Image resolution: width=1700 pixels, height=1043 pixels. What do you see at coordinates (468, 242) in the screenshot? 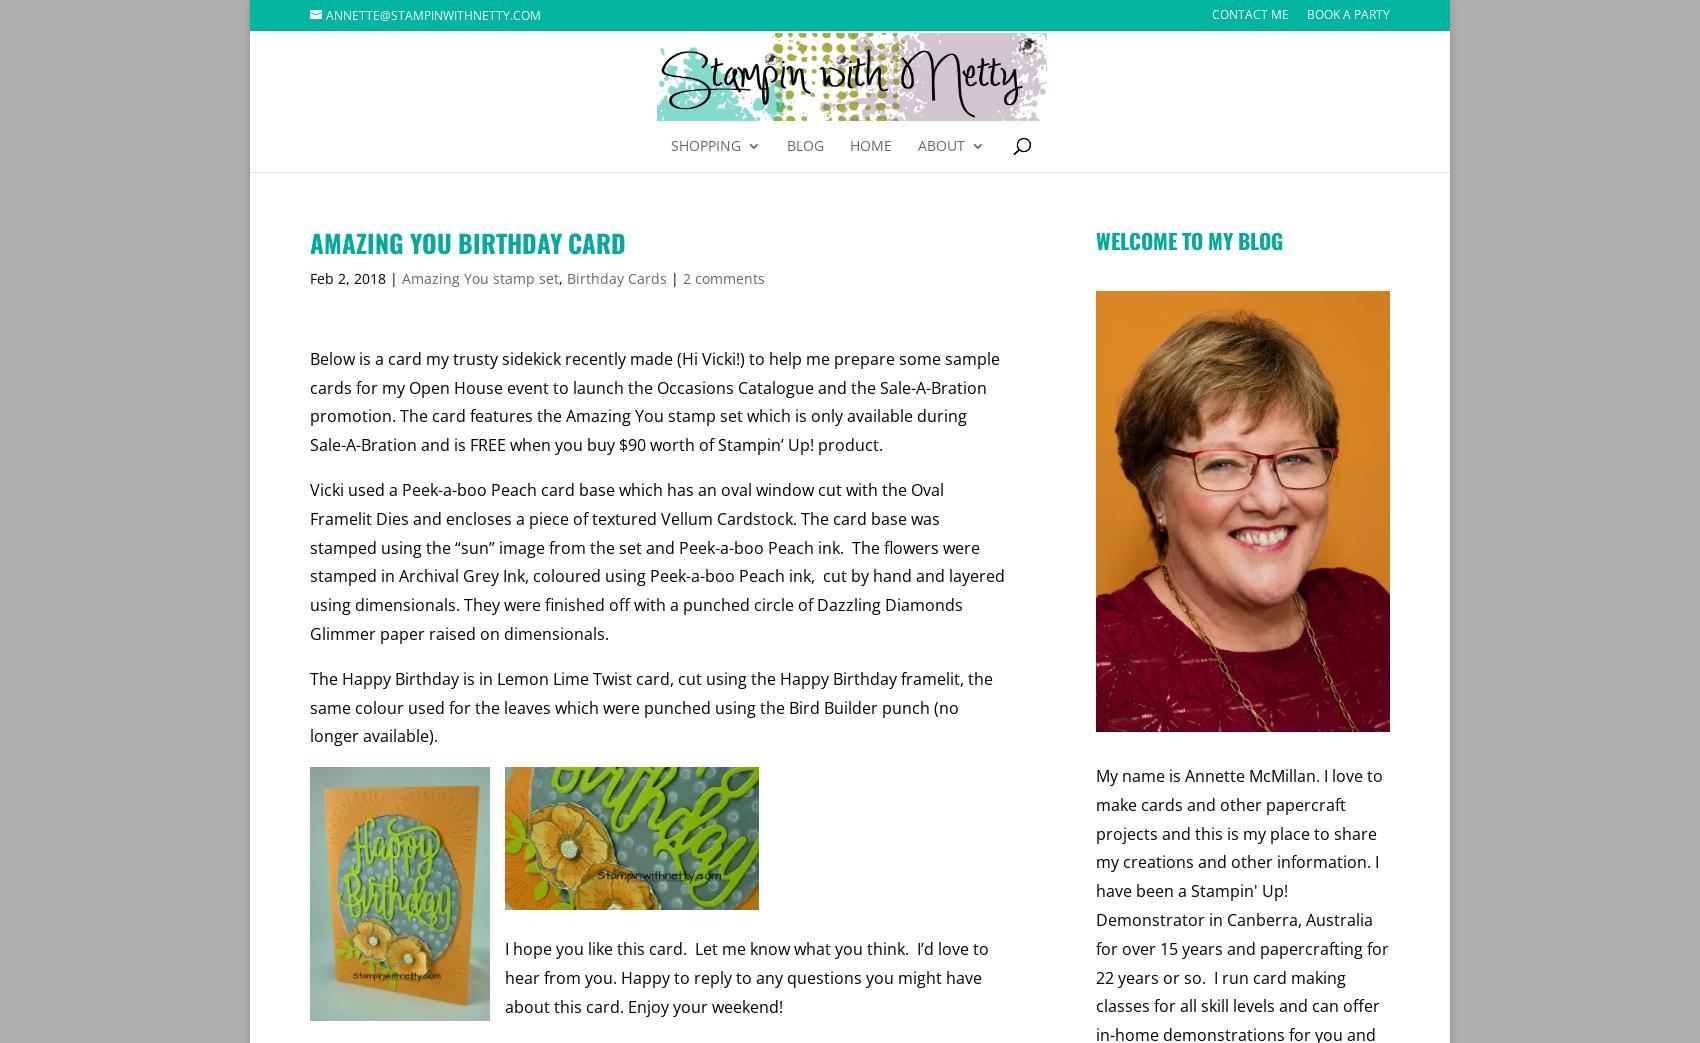
I see `'Amazing You Birthday Card'` at bounding box center [468, 242].